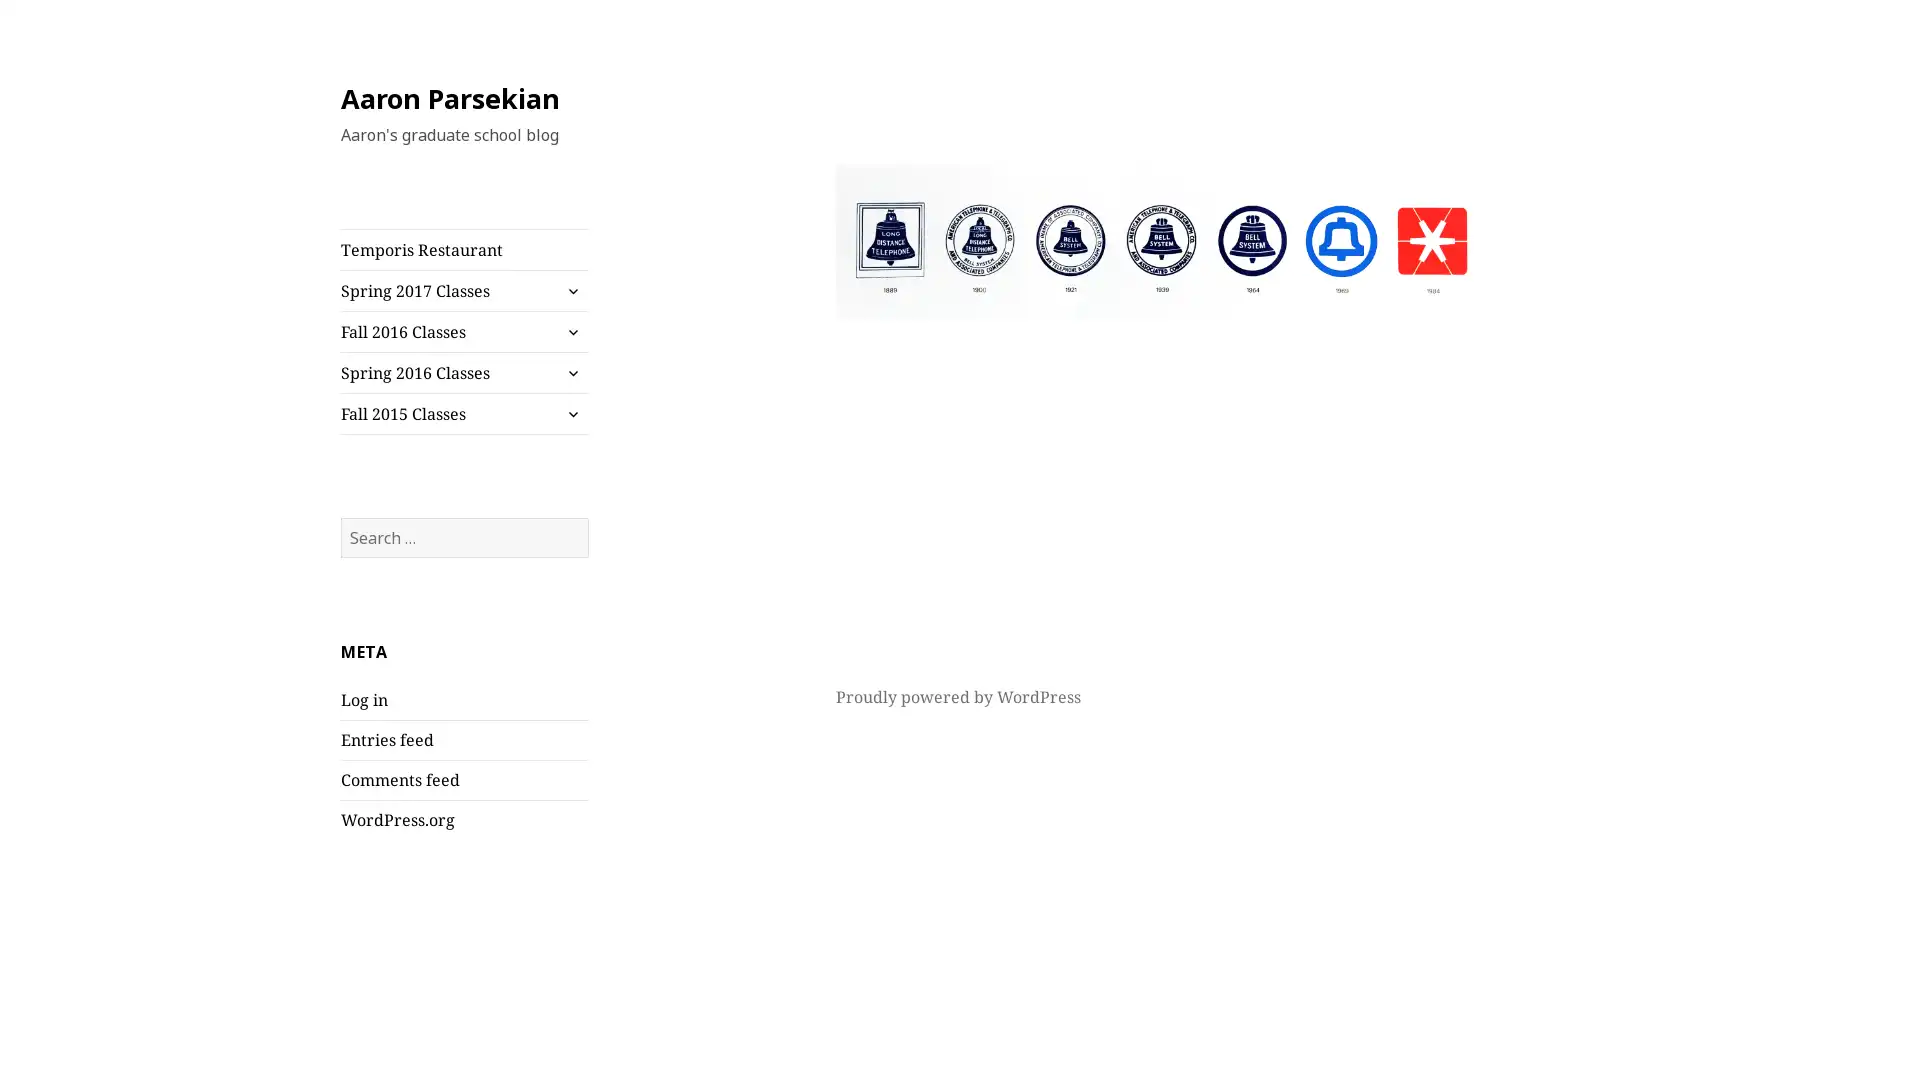  What do you see at coordinates (570, 373) in the screenshot?
I see `expand child menu` at bounding box center [570, 373].